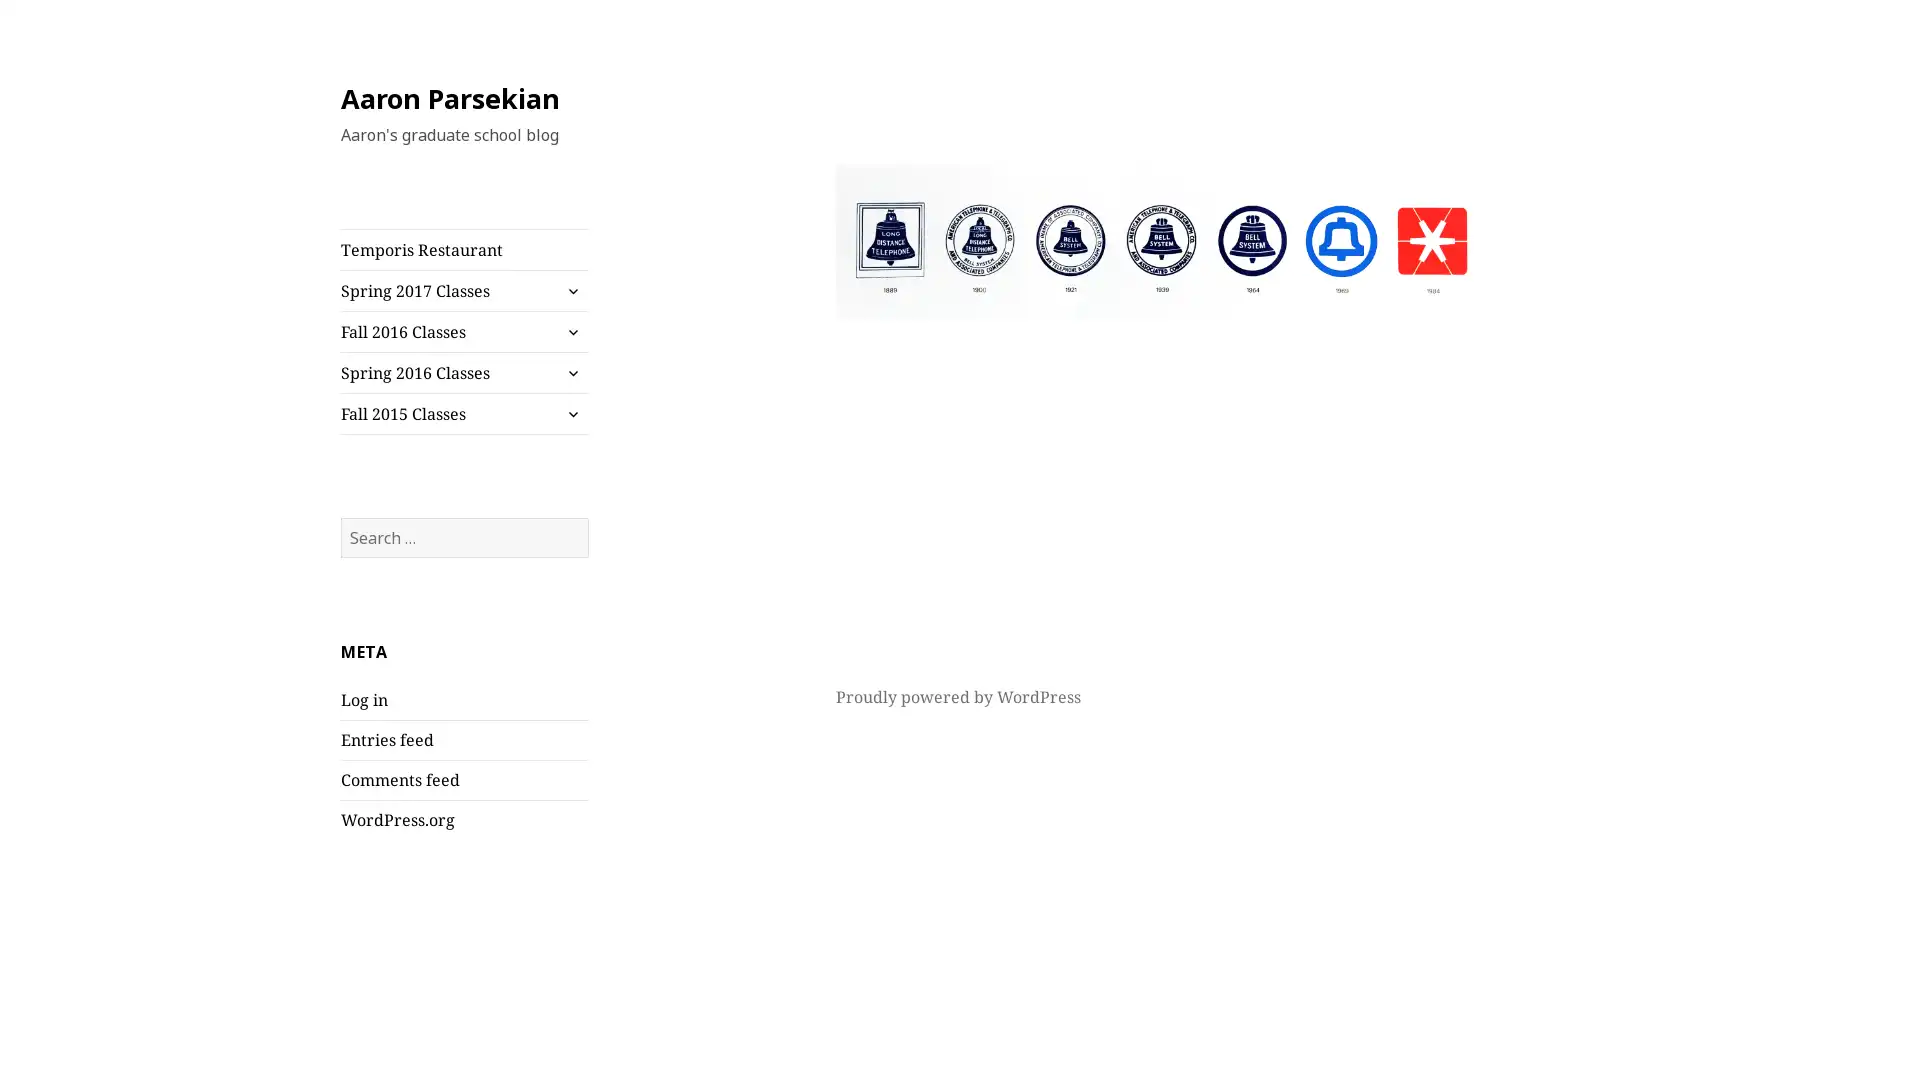  What do you see at coordinates (570, 373) in the screenshot?
I see `expand child menu` at bounding box center [570, 373].